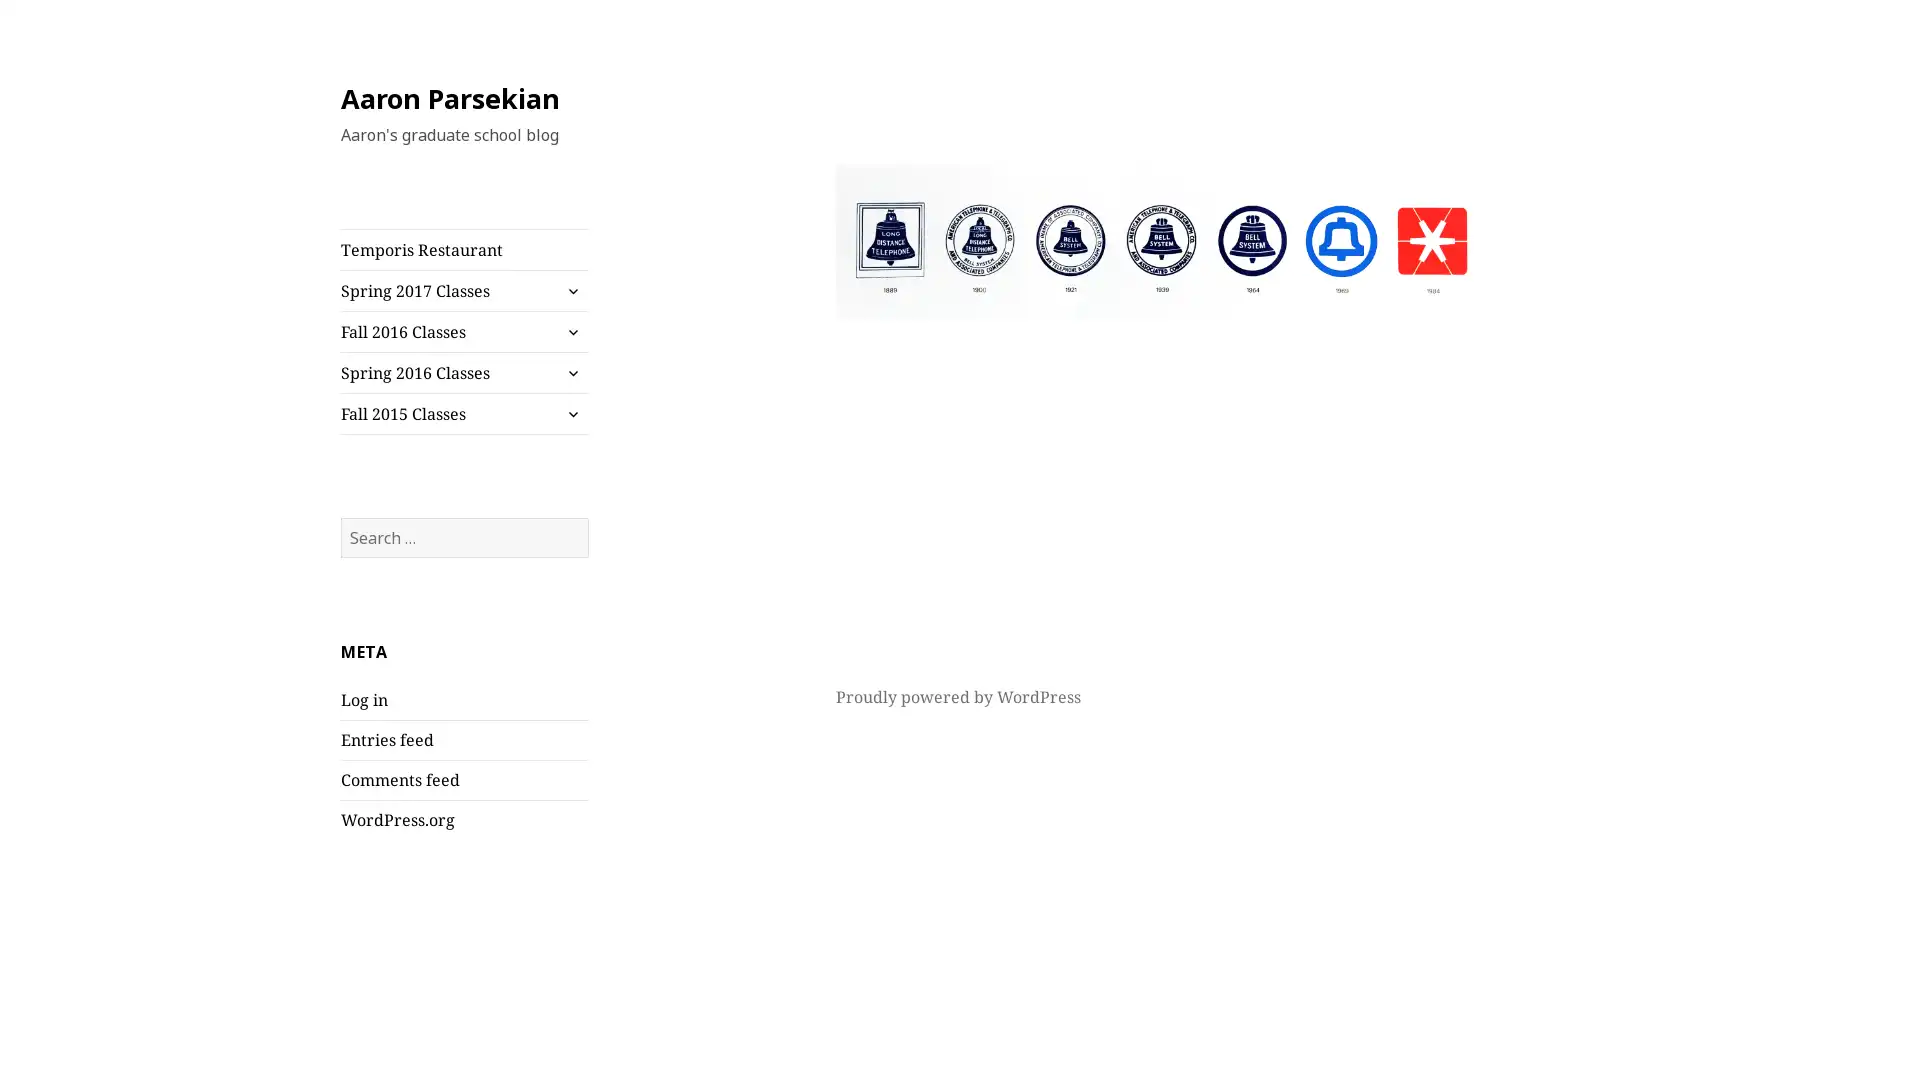  What do you see at coordinates (570, 373) in the screenshot?
I see `expand child menu` at bounding box center [570, 373].